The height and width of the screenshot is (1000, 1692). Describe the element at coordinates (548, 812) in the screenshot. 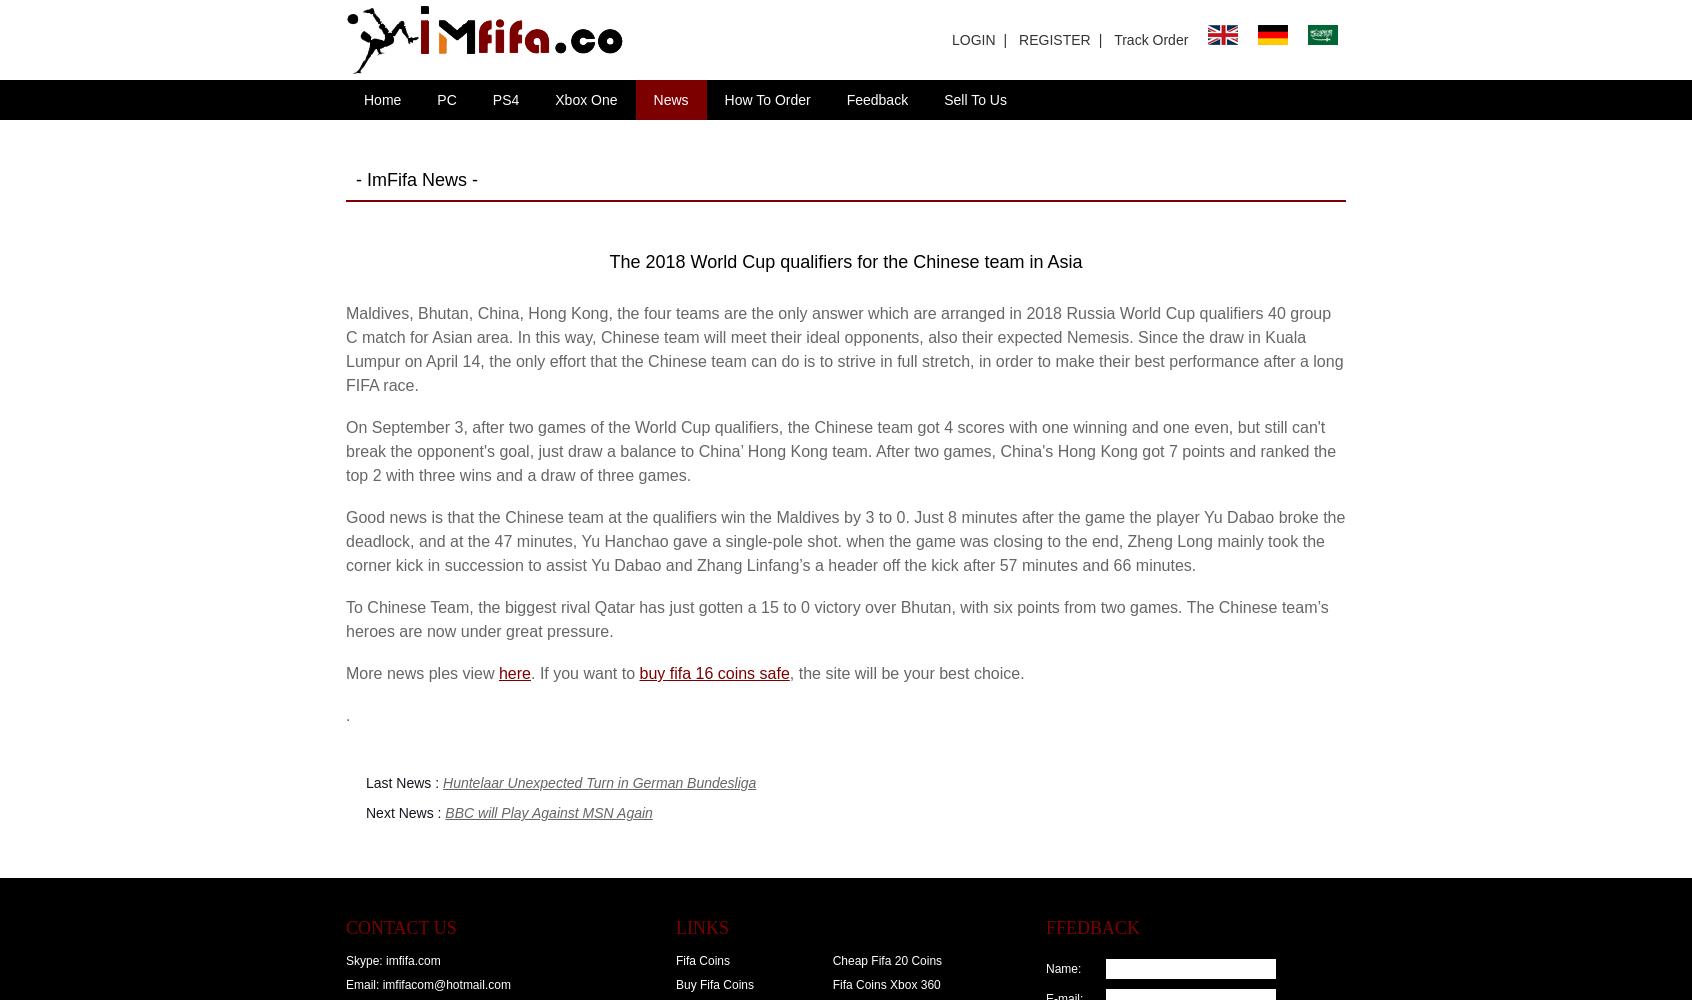

I see `'BBC will Play Against MSN Again'` at that location.